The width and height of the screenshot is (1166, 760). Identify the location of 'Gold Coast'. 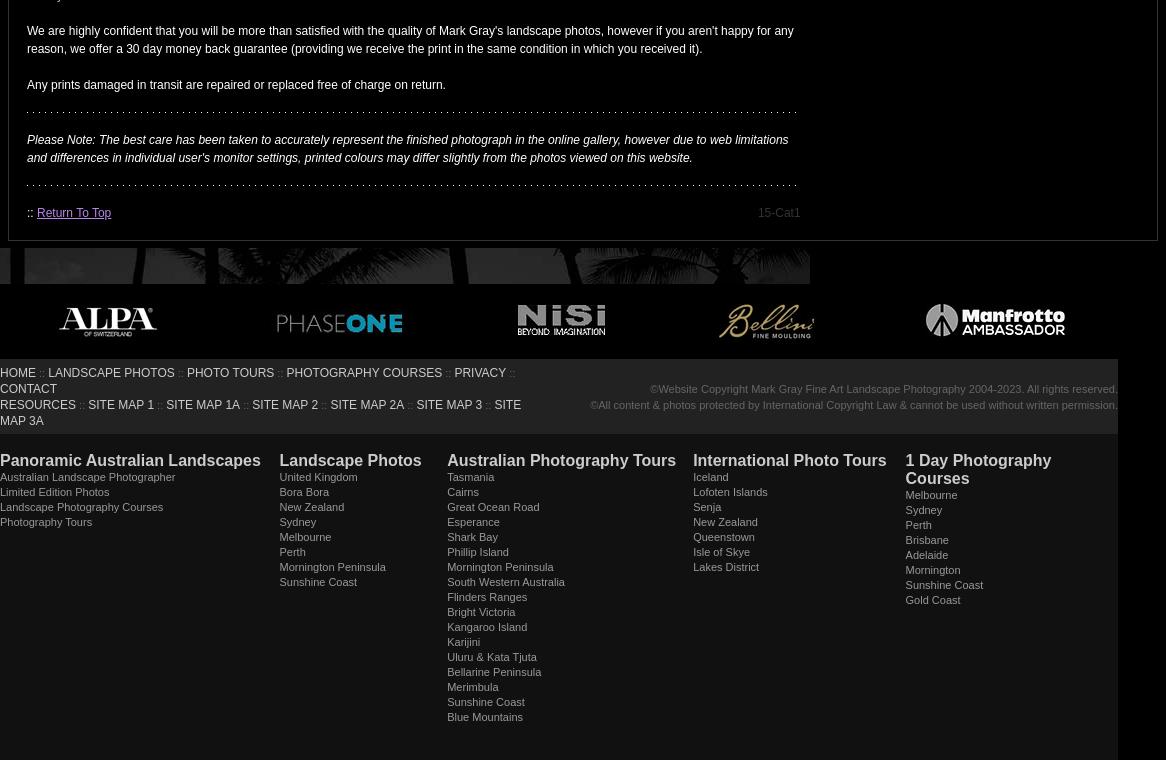
(931, 599).